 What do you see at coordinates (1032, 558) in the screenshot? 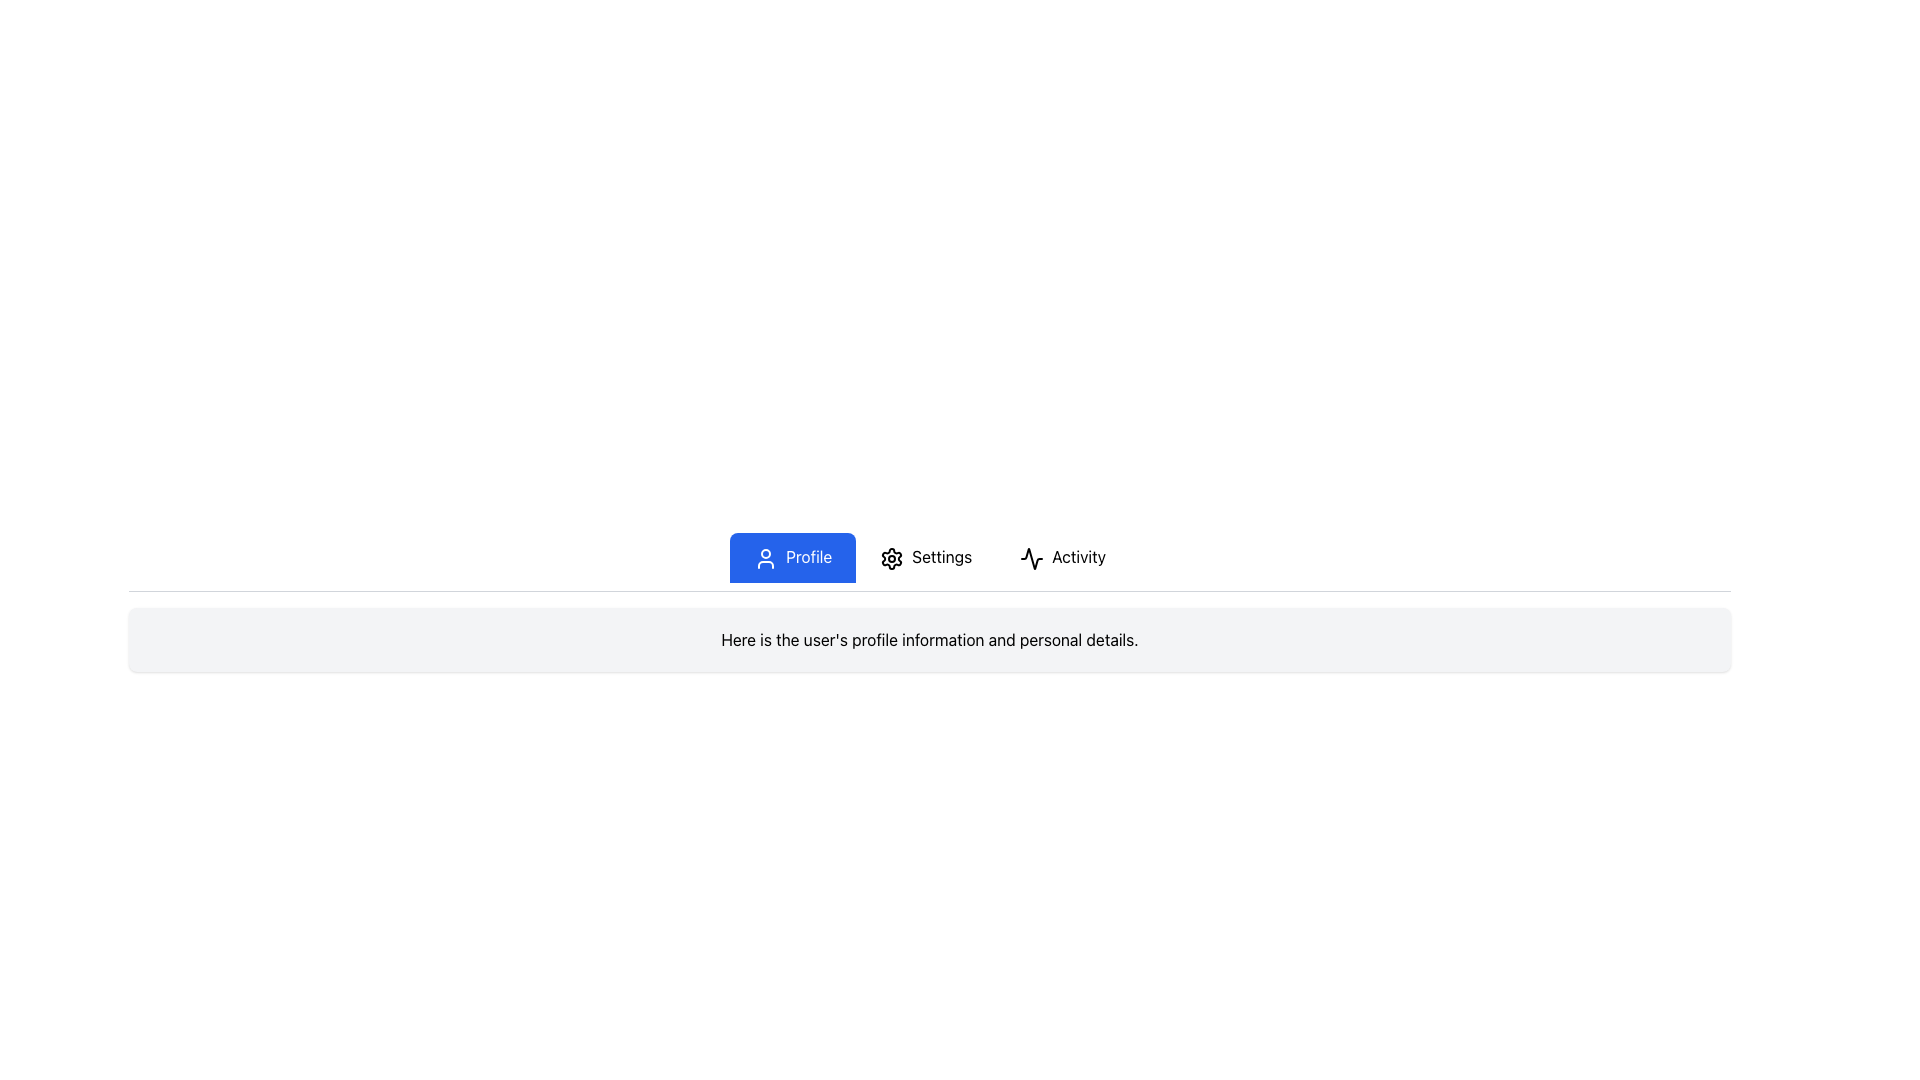
I see `the visual design of the activity waveform icon located next to the 'Activity' label in the tab layout header` at bounding box center [1032, 558].